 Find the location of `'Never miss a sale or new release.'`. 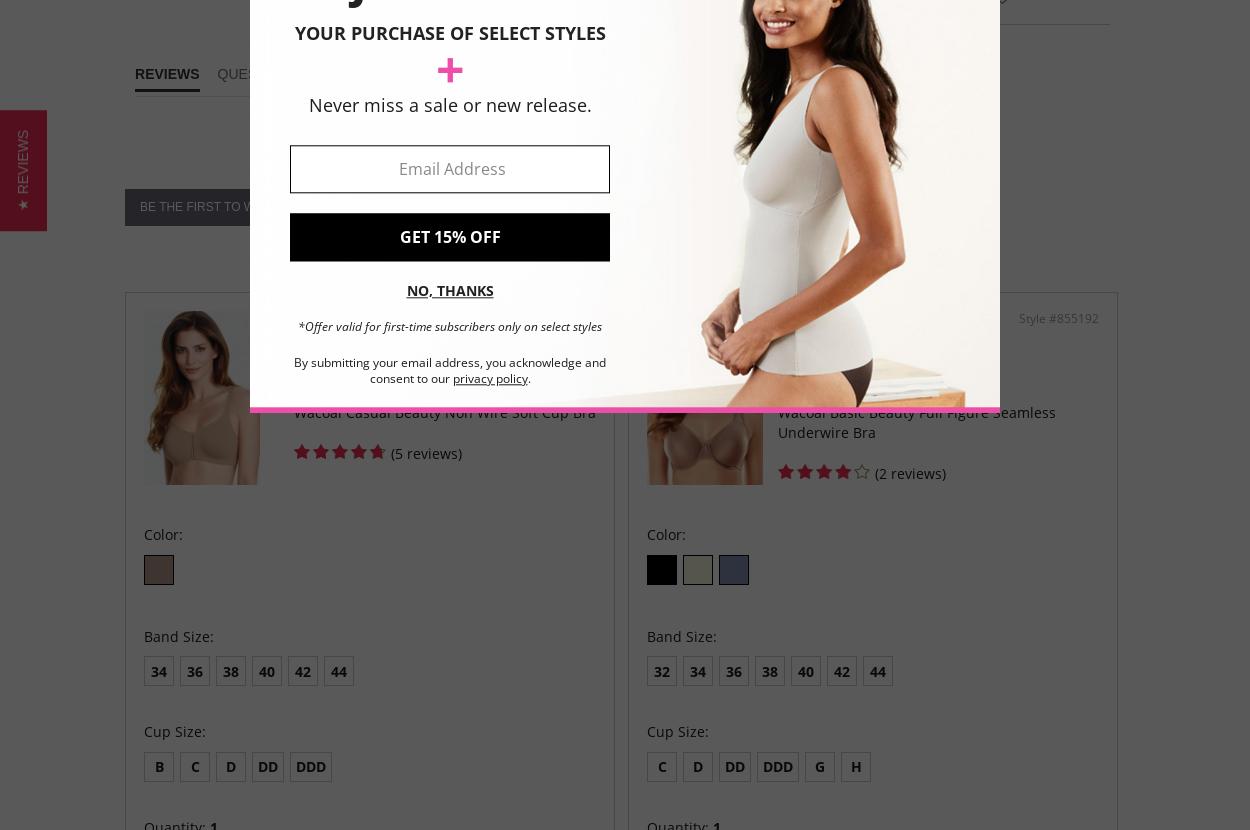

'Never miss a sale or new release.' is located at coordinates (448, 104).